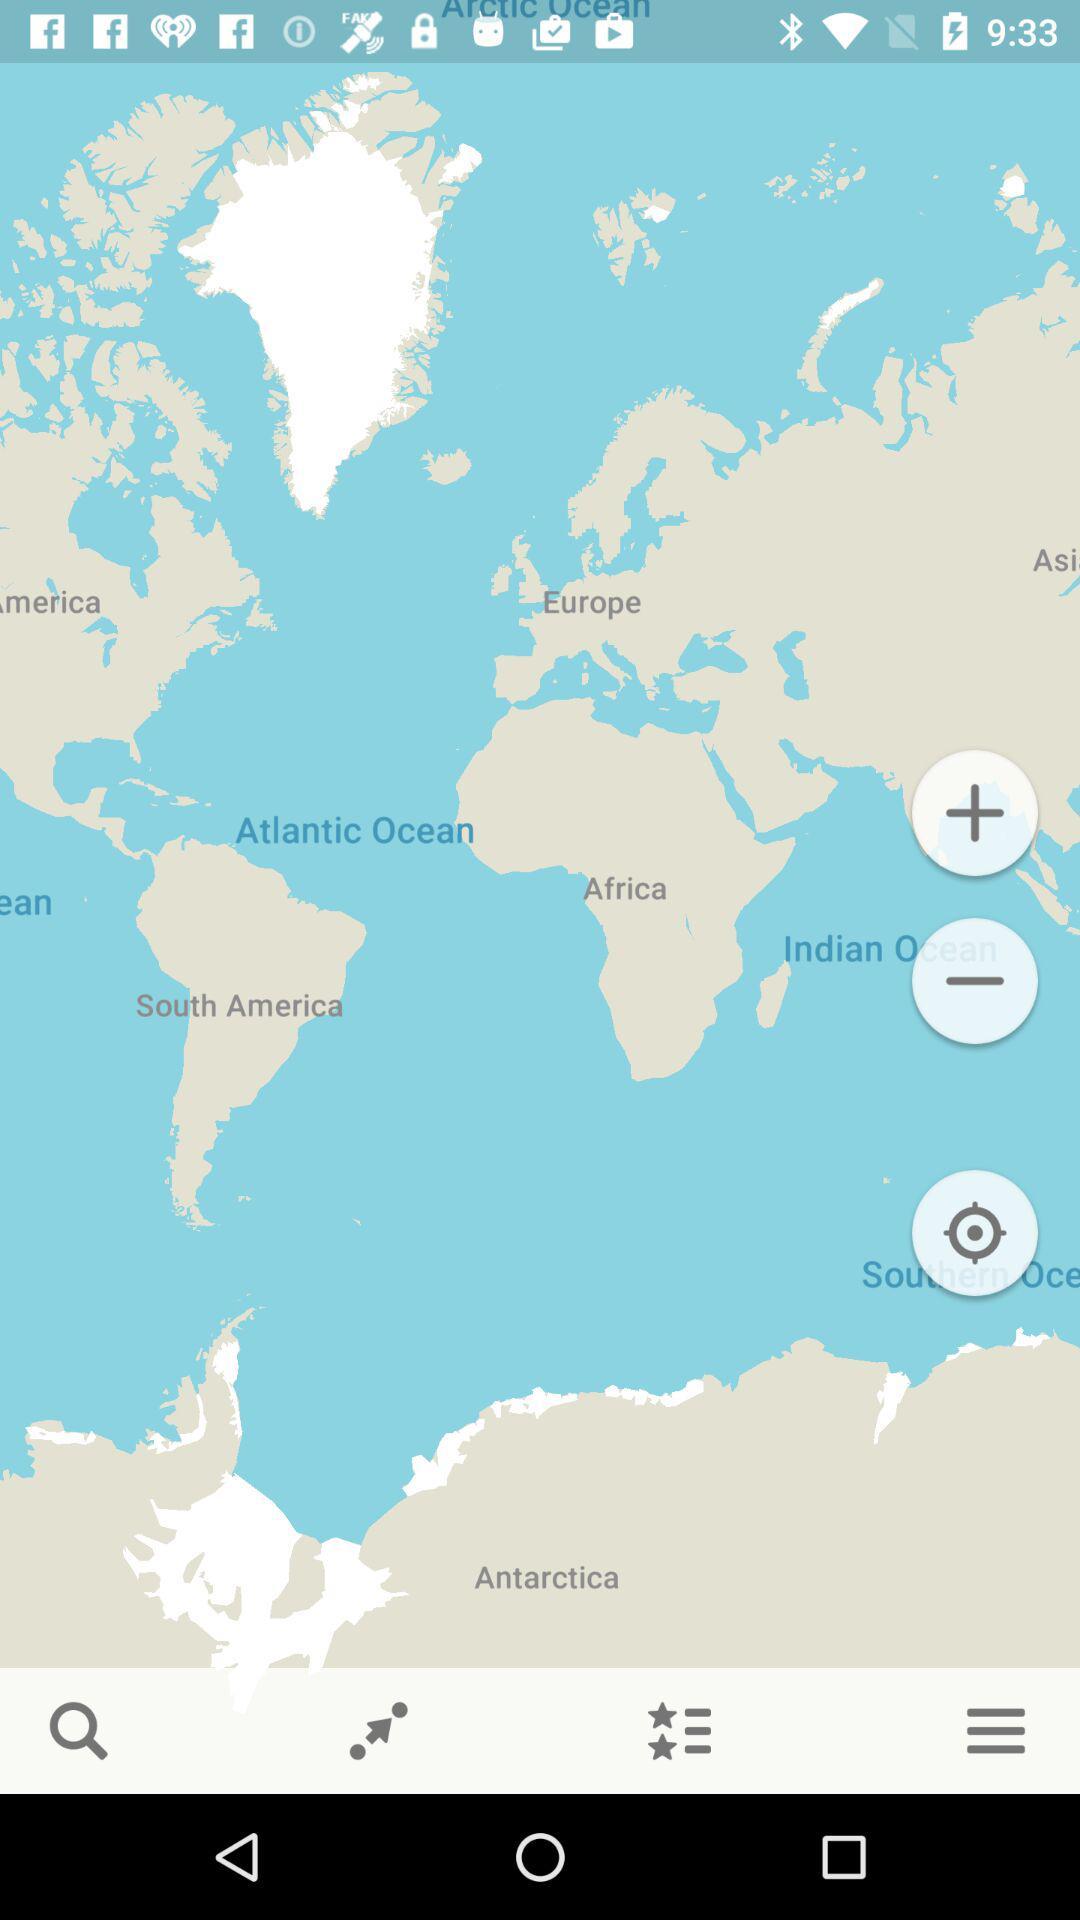  I want to click on split option, so click(378, 1730).